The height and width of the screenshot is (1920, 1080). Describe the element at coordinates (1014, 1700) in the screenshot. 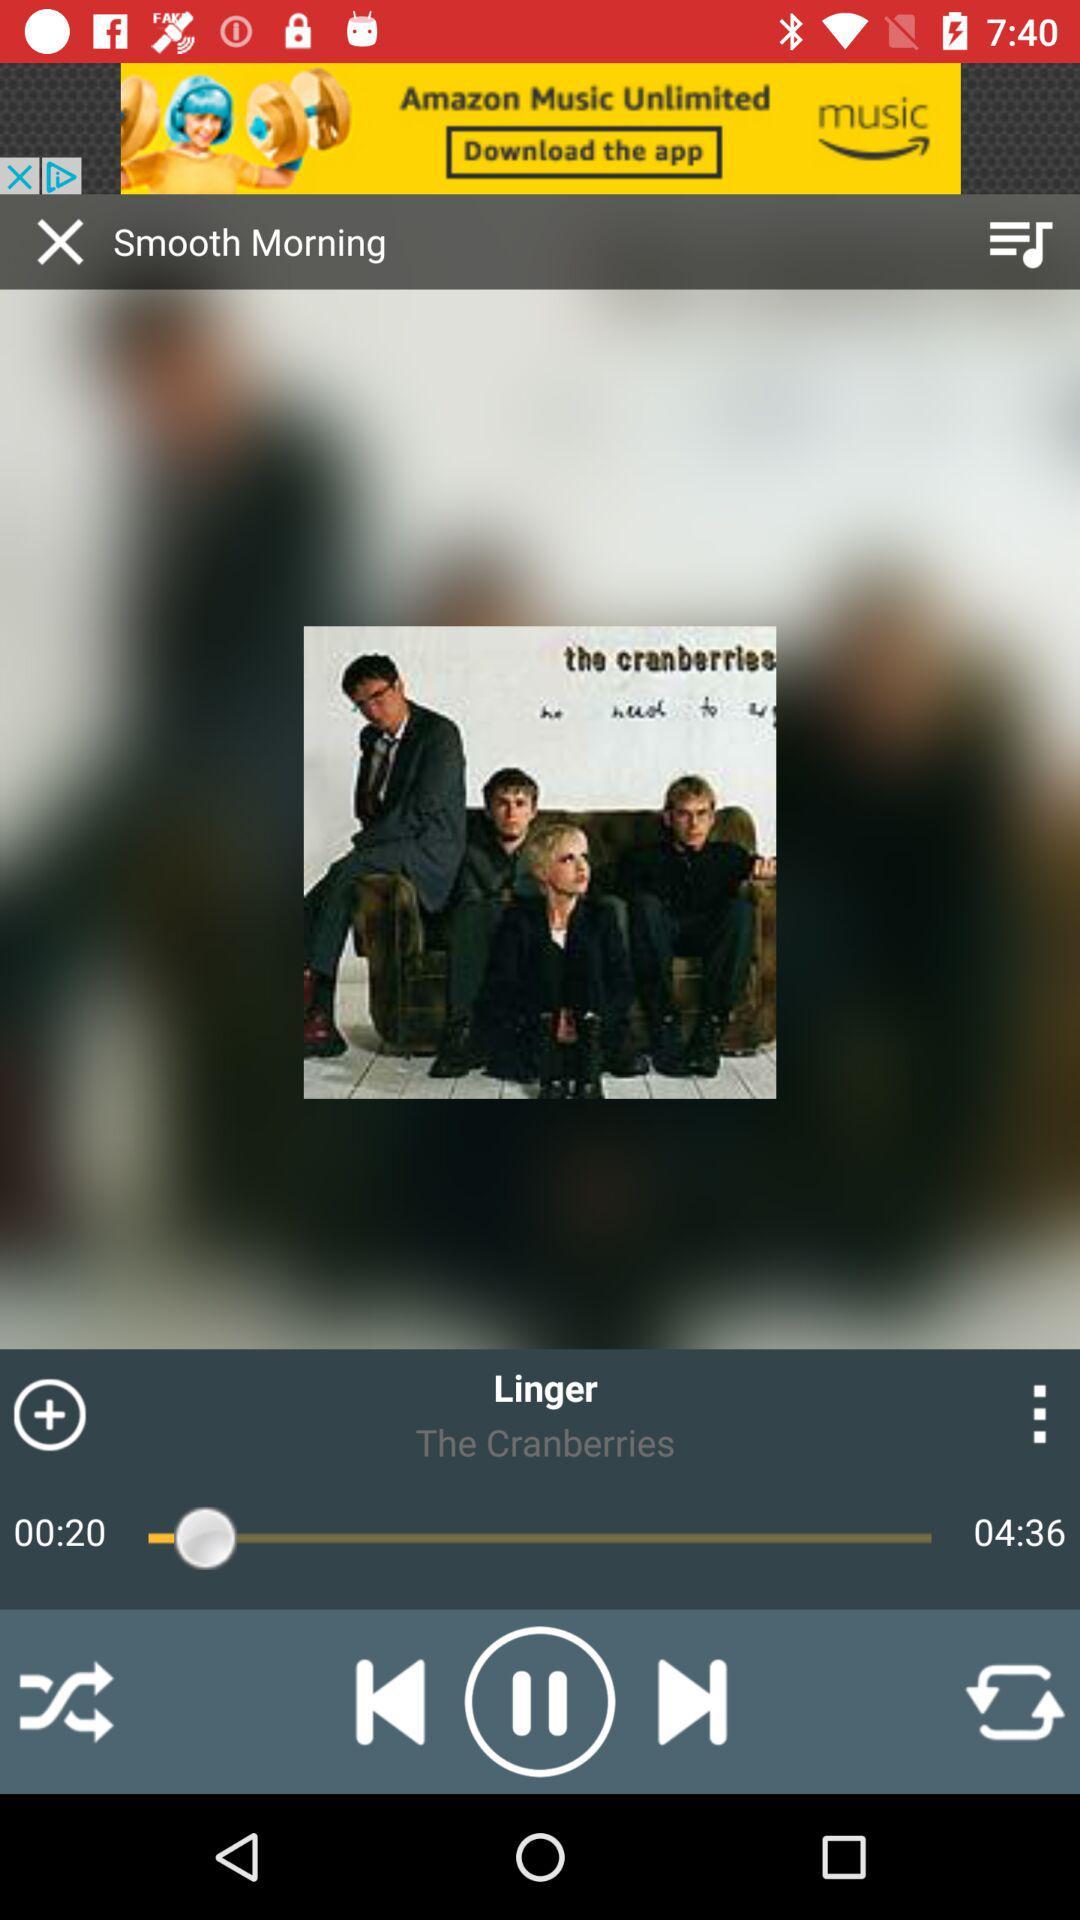

I see `icon at bottom right corner` at that location.